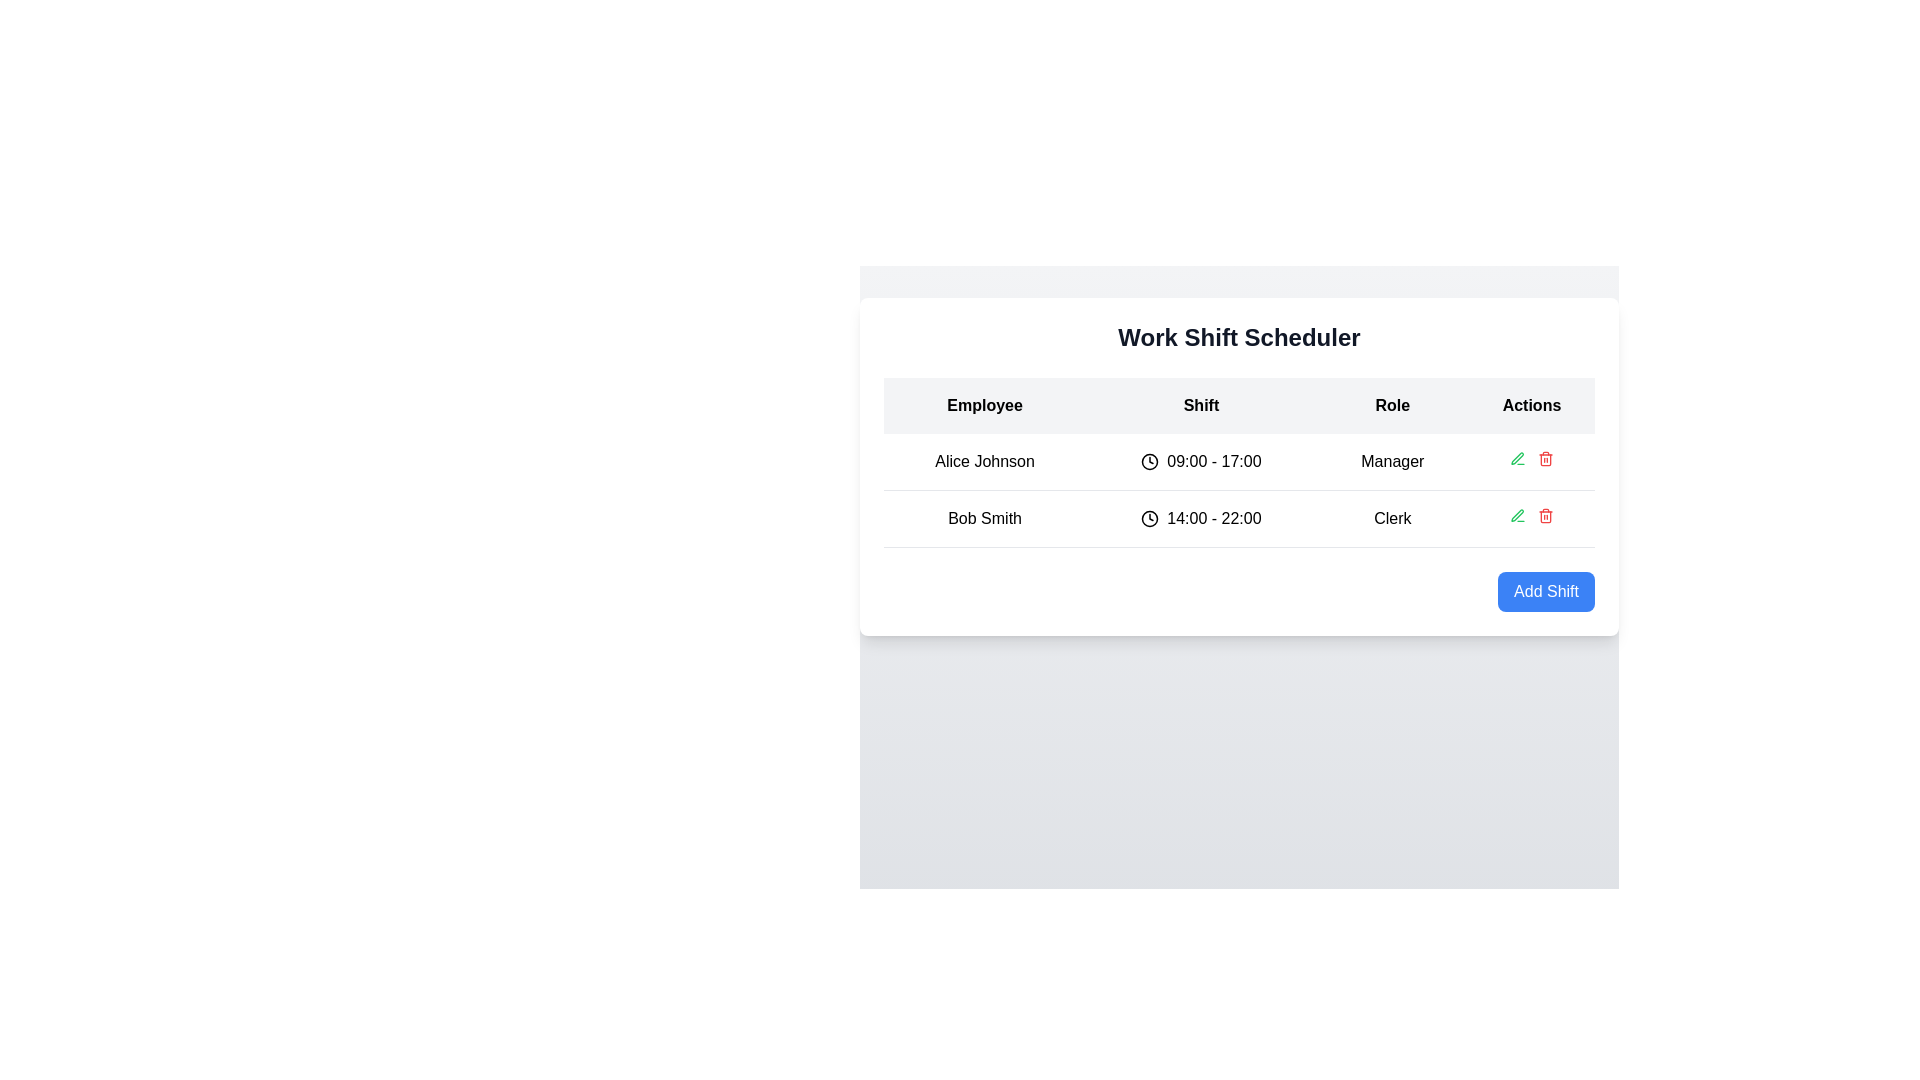 The image size is (1920, 1080). Describe the element at coordinates (1391, 518) in the screenshot. I see `the text label displaying 'Clerk' in the Role column of the shift table for employee Bob Smith` at that location.